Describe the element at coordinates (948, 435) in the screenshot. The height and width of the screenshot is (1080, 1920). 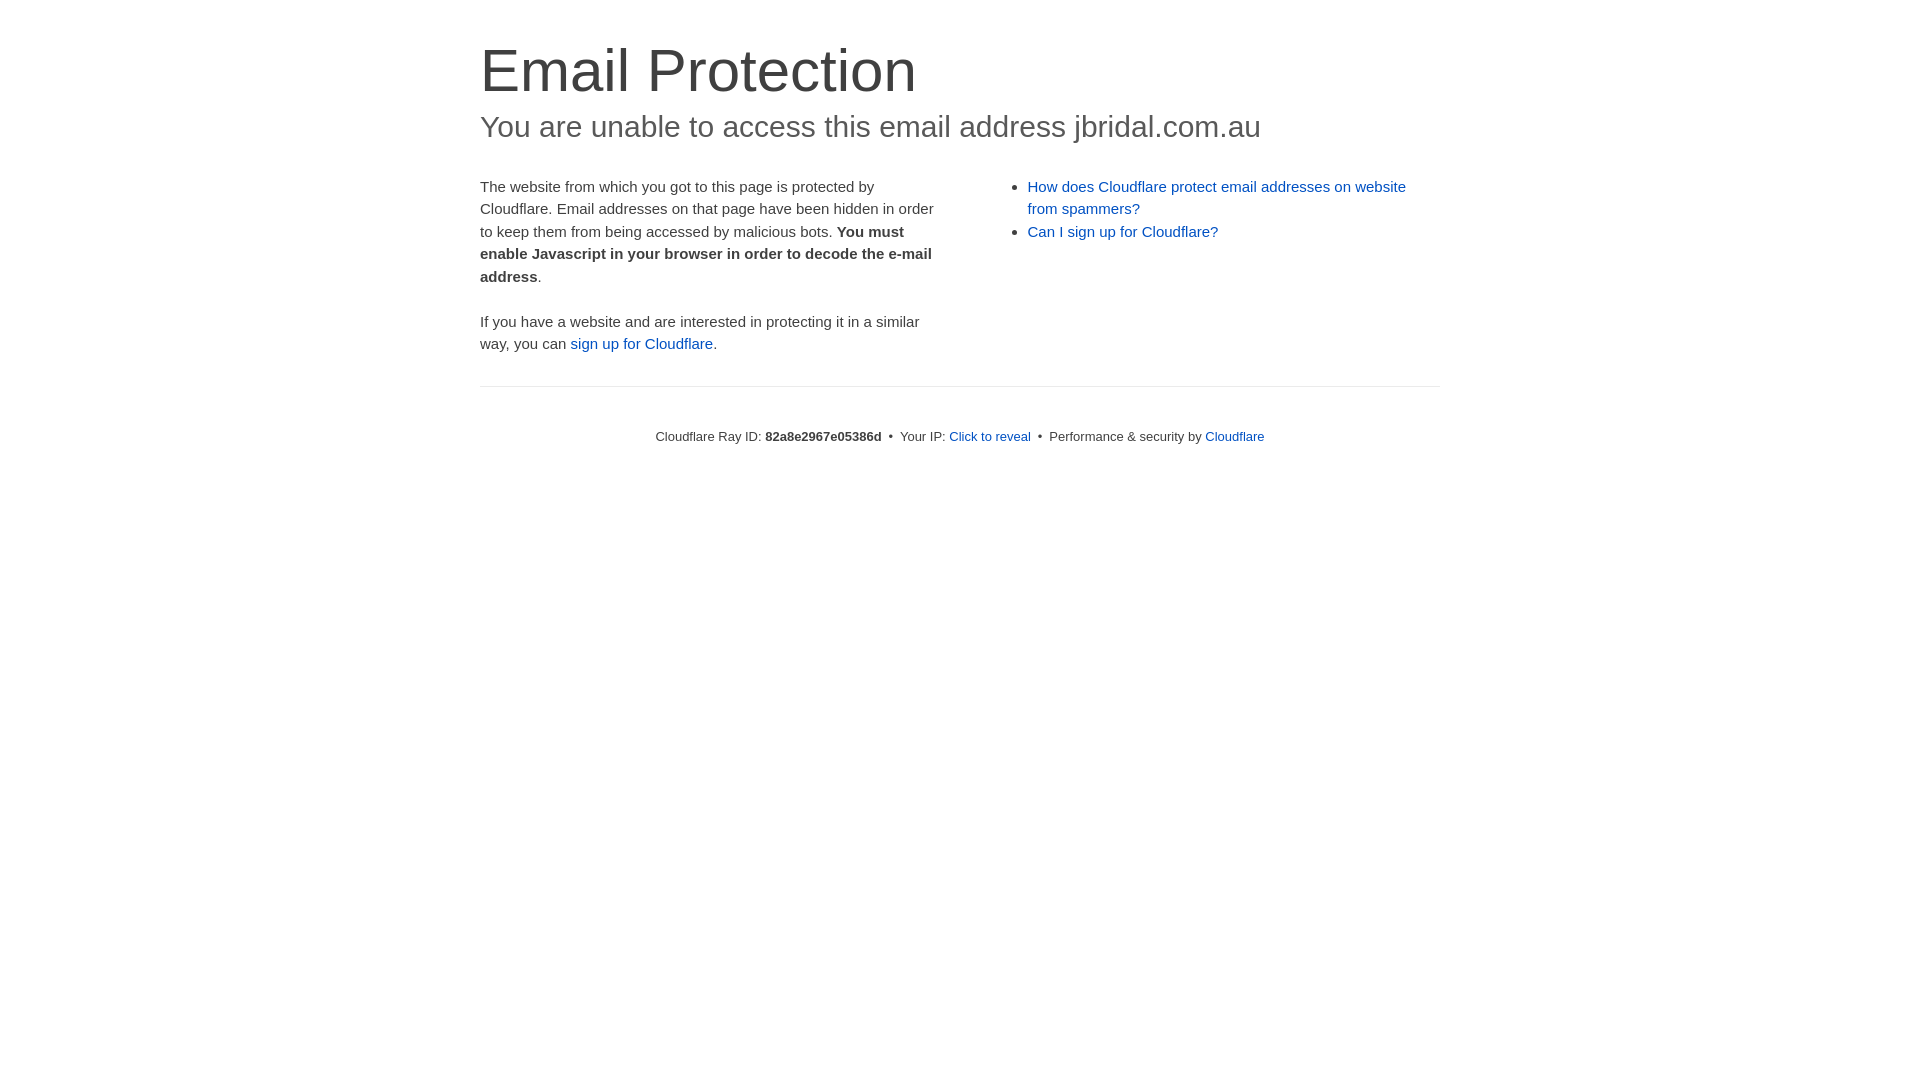
I see `'Click to reveal'` at that location.